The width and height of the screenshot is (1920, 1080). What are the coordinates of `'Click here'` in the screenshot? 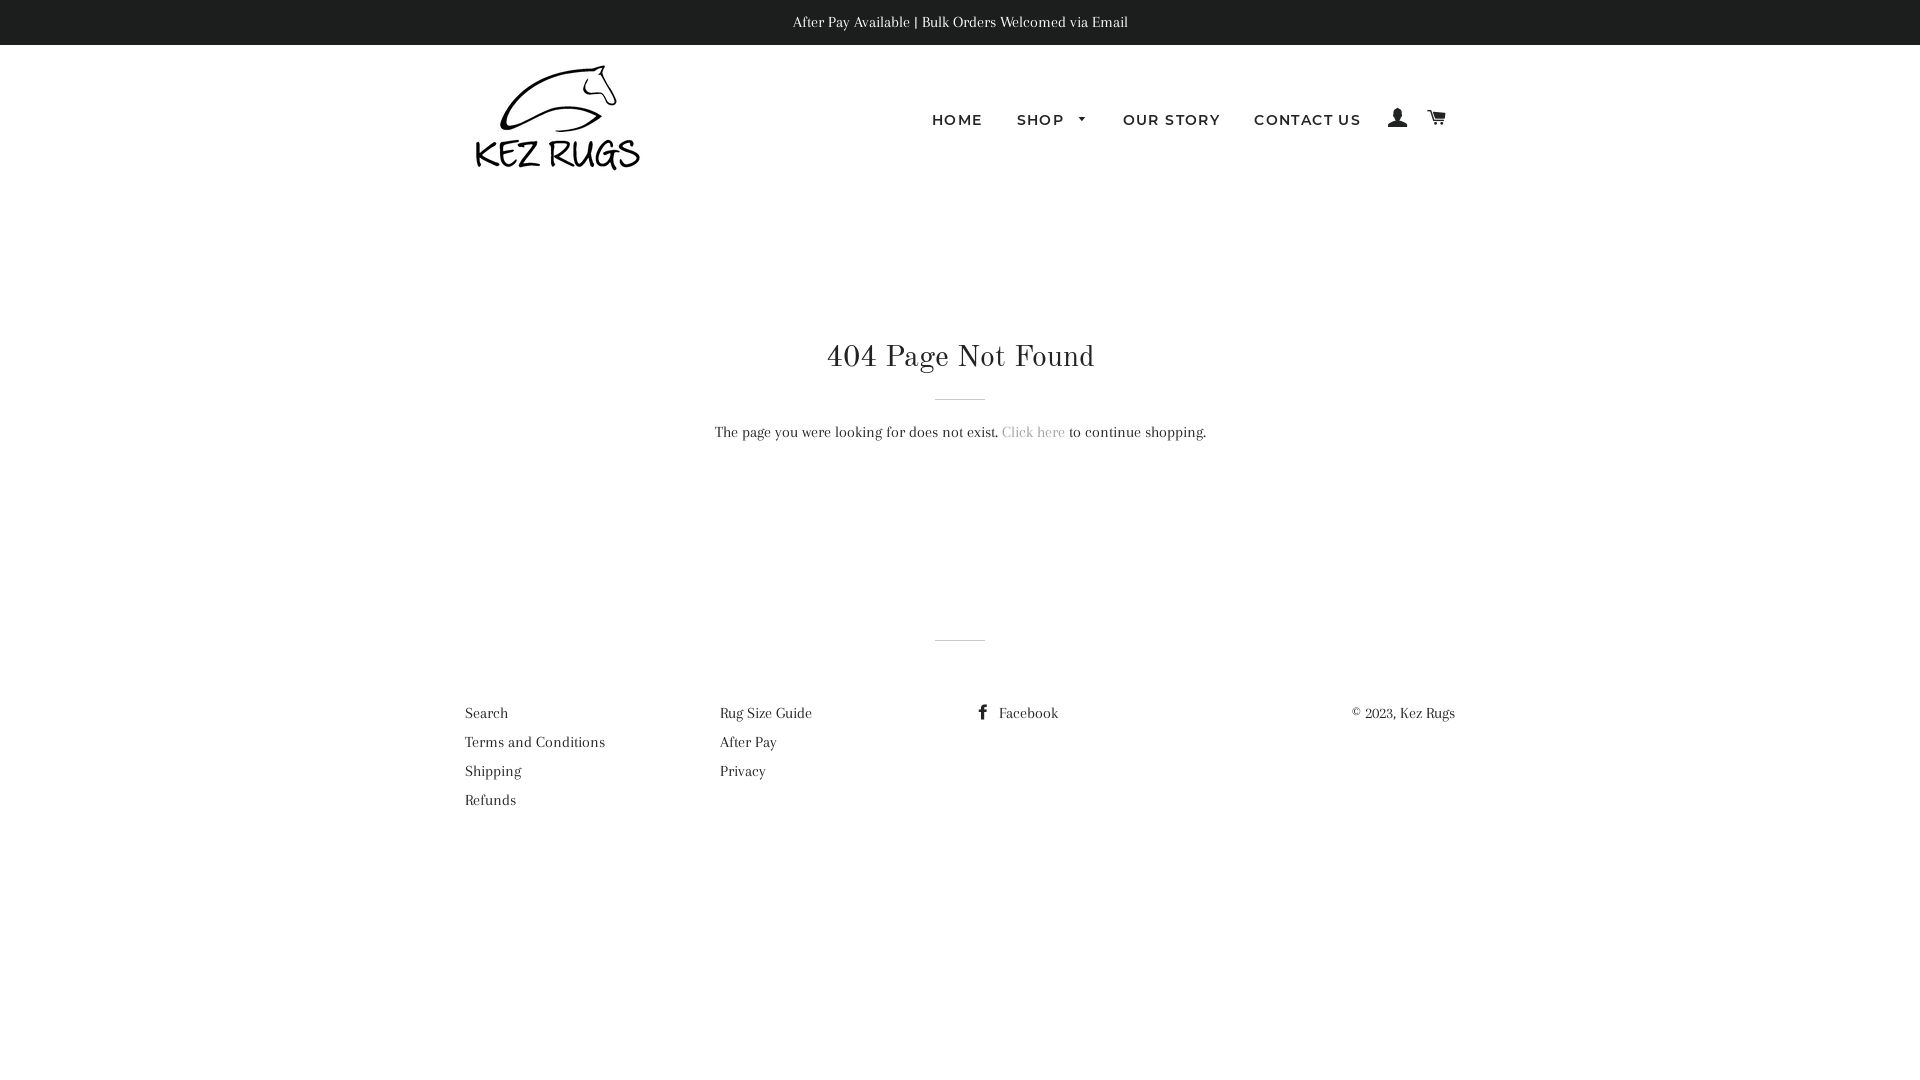 It's located at (1002, 431).